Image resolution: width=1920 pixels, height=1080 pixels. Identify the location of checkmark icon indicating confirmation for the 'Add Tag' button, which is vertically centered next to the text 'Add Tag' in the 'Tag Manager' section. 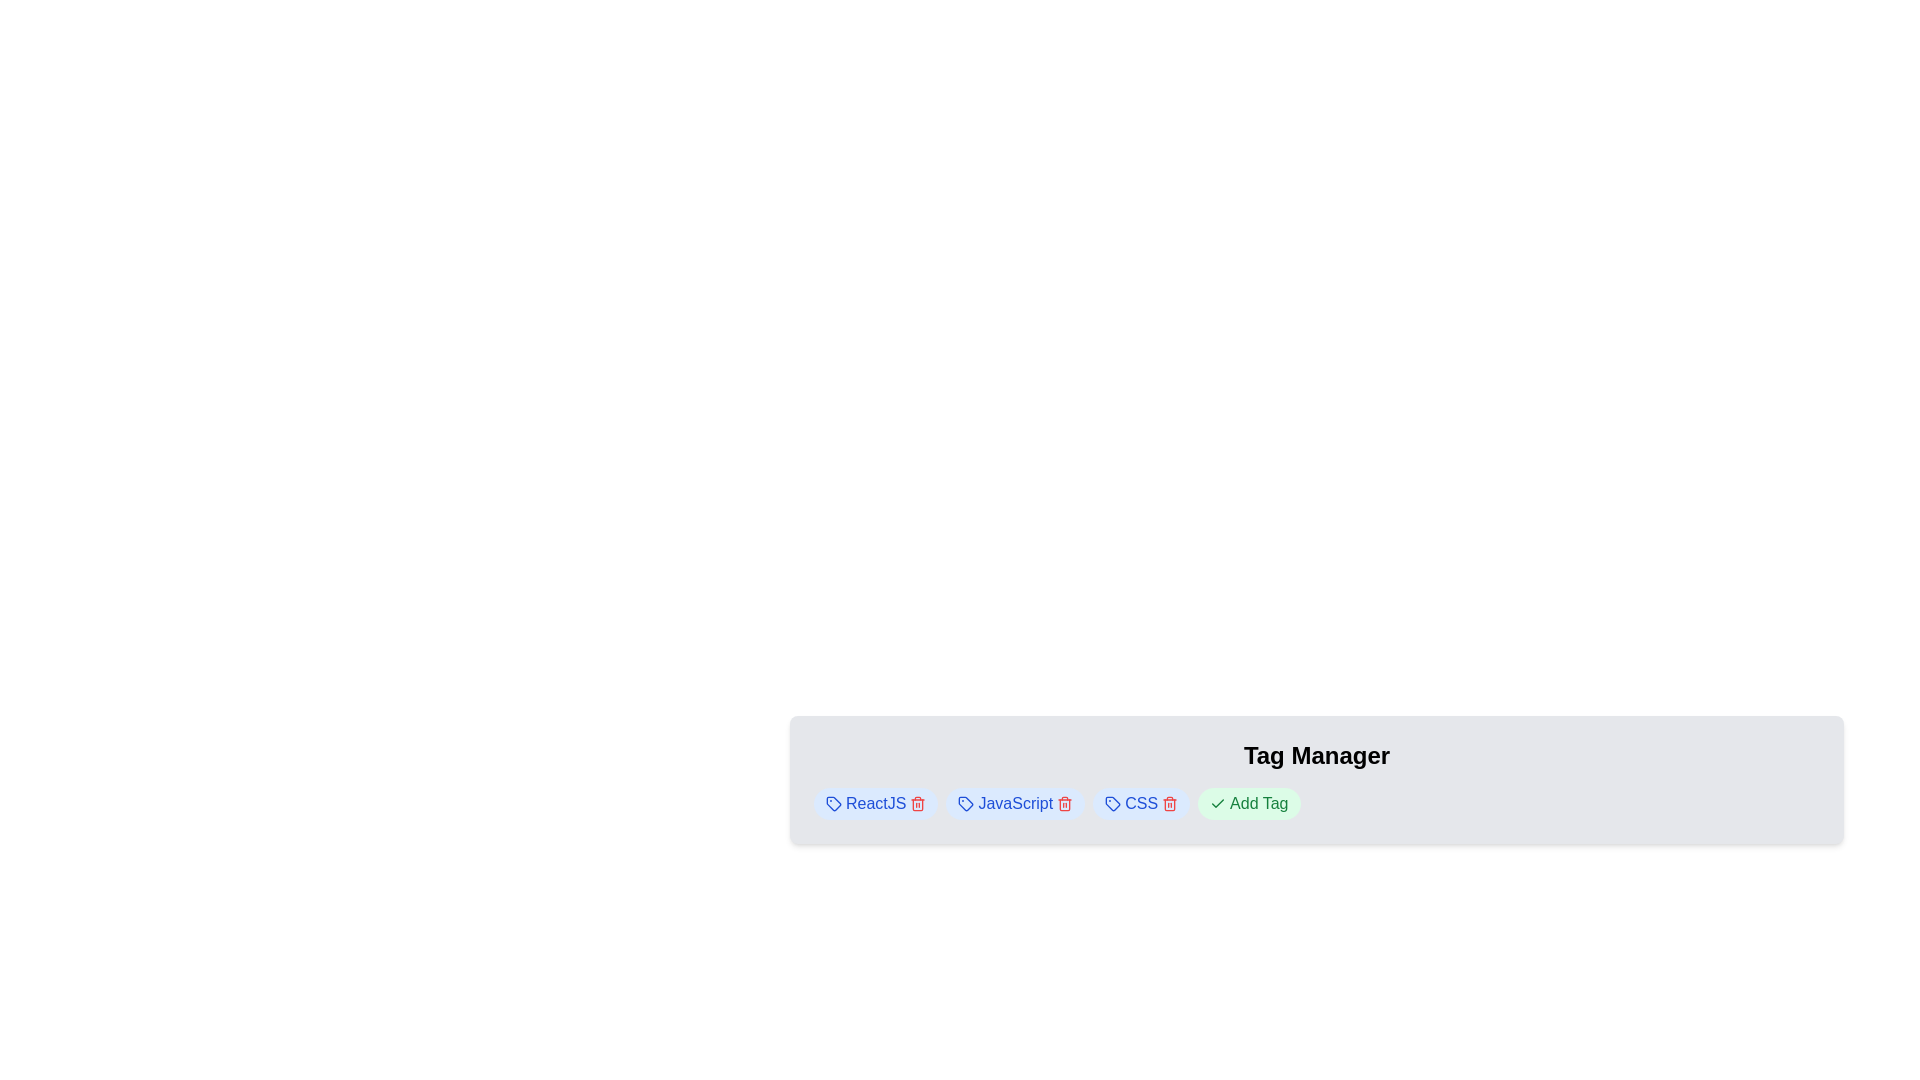
(1217, 802).